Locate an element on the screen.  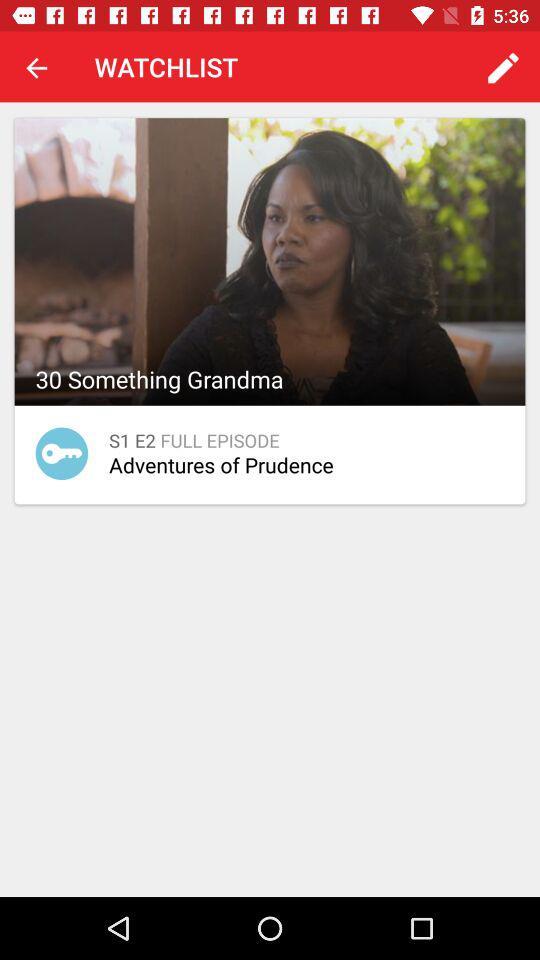
item at the top right corner is located at coordinates (502, 67).